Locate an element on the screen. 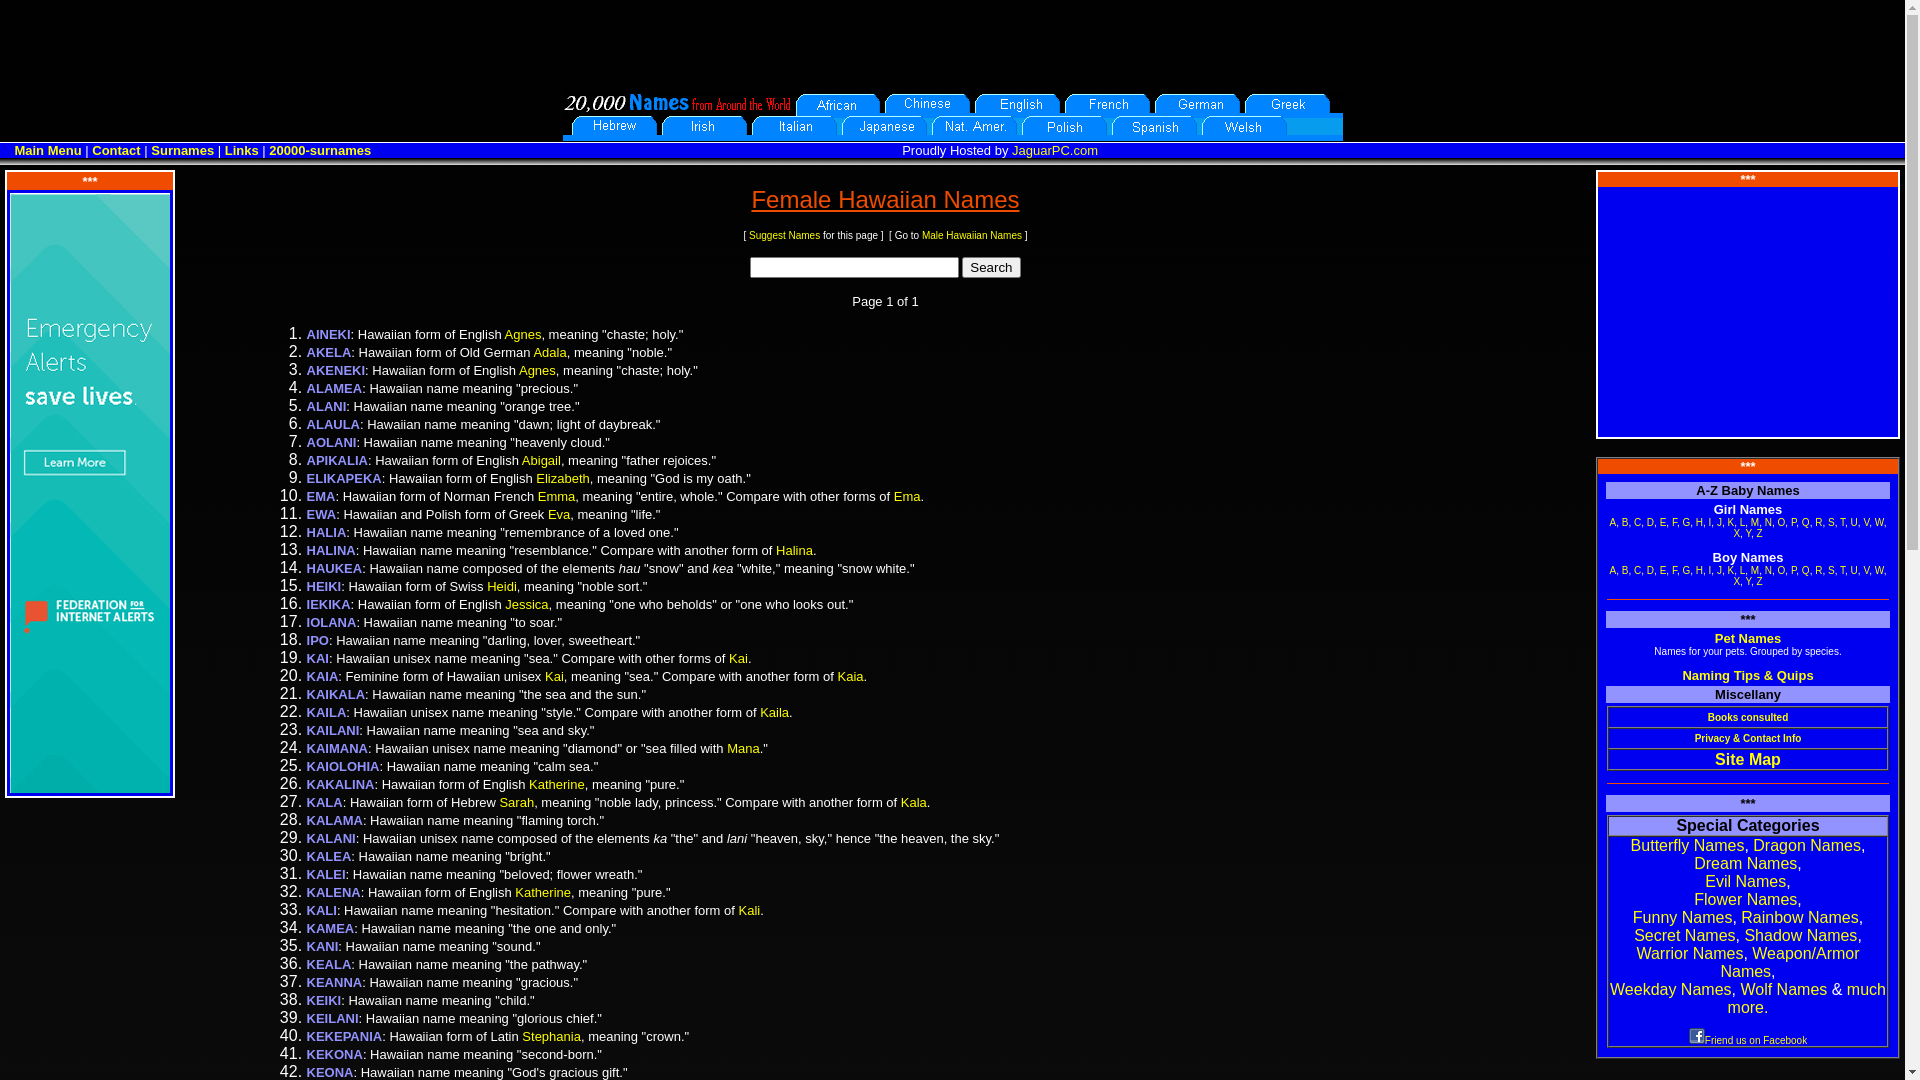 The image size is (1920, 1080). 'W' is located at coordinates (1878, 521).